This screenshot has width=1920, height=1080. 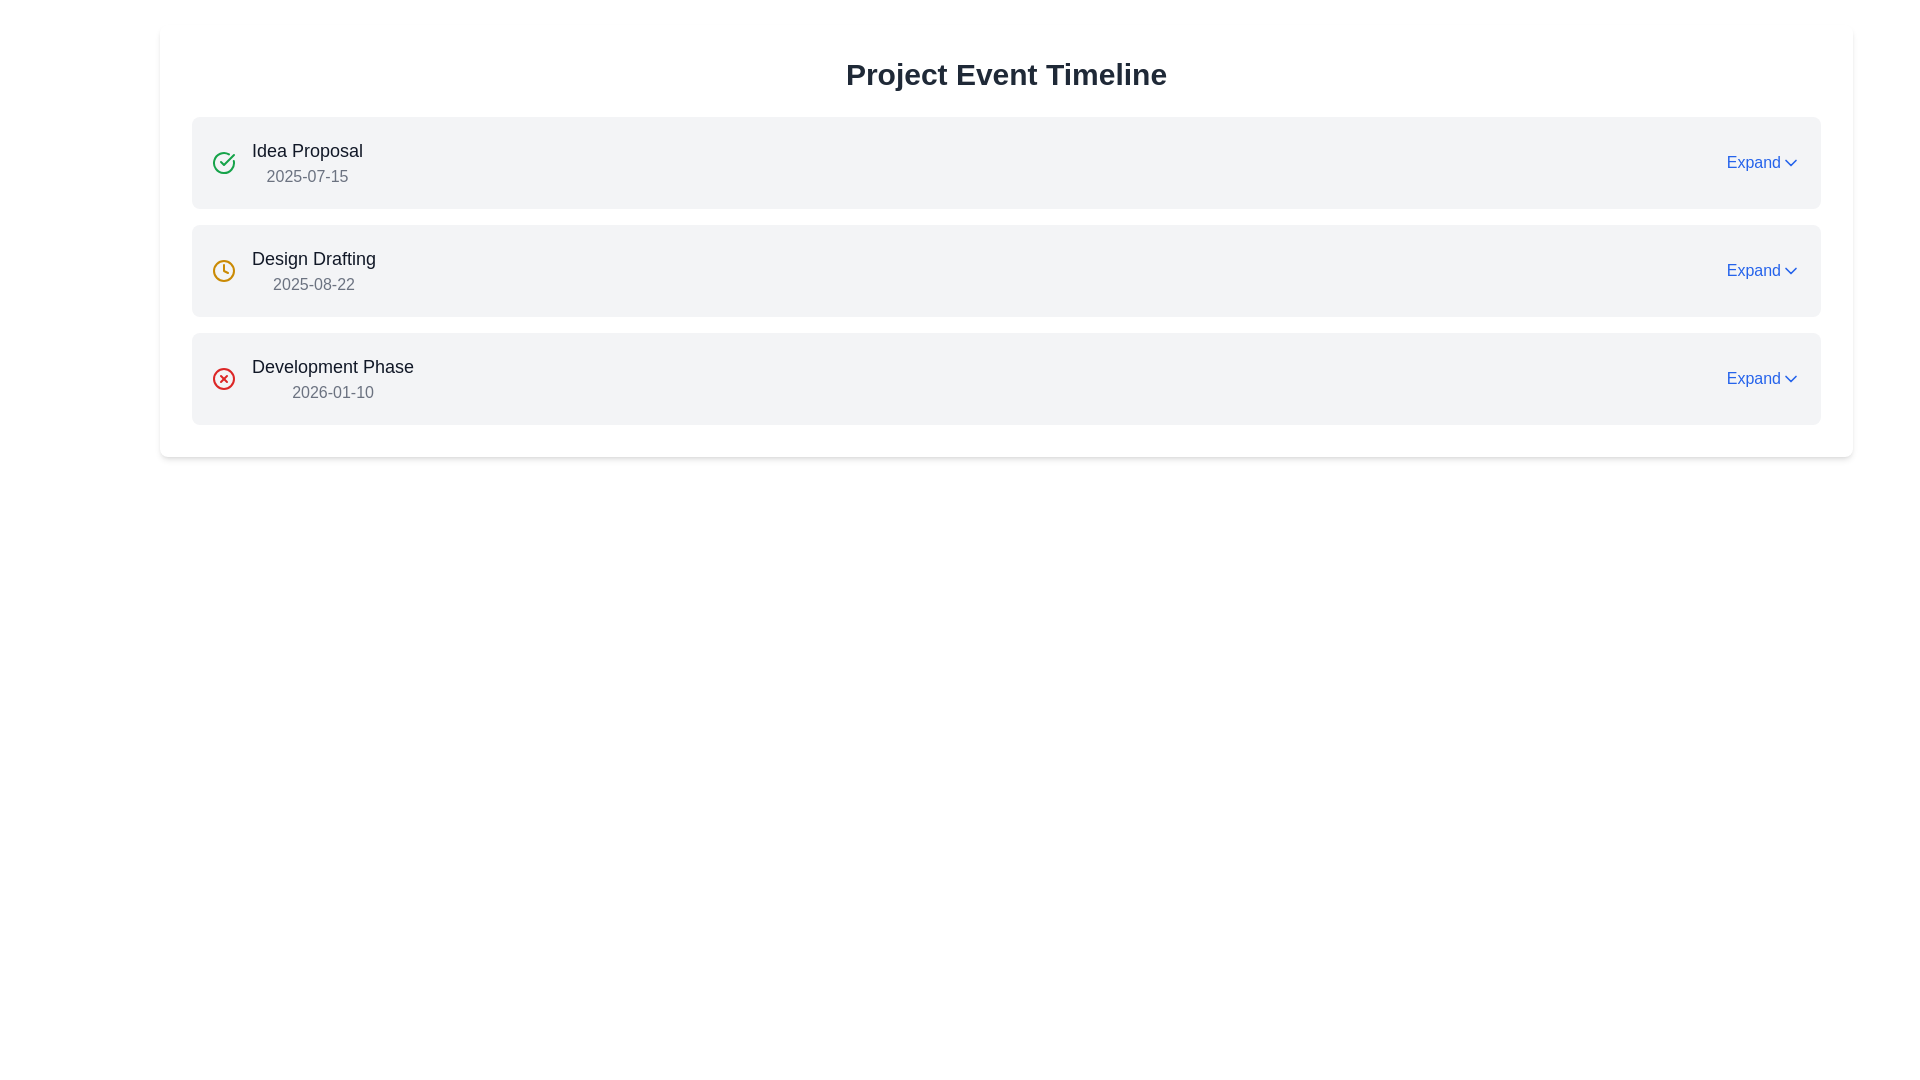 I want to click on the clock icon located to the left of the text 'Design Drafting' in the second item of the vertically stacked list of project events, so click(x=224, y=270).